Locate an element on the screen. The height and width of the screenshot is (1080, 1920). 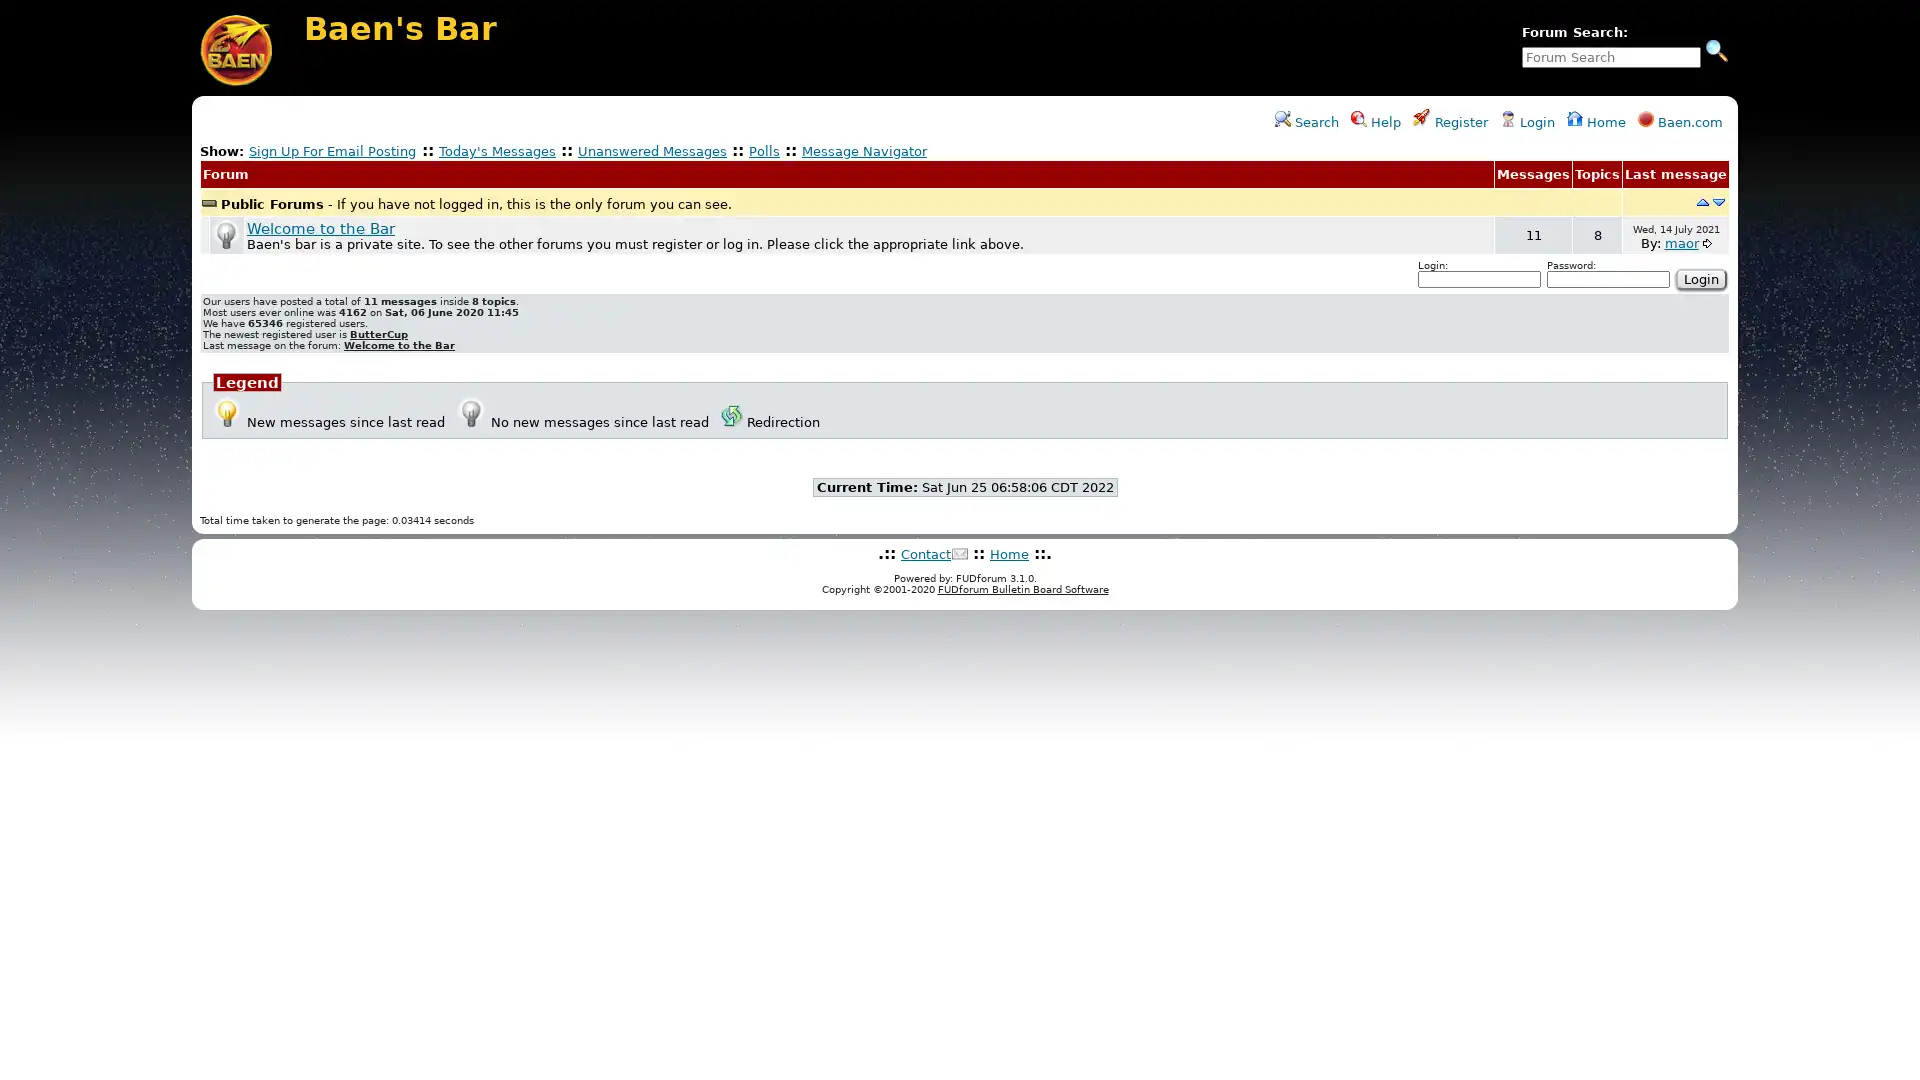
Search is located at coordinates (1716, 49).